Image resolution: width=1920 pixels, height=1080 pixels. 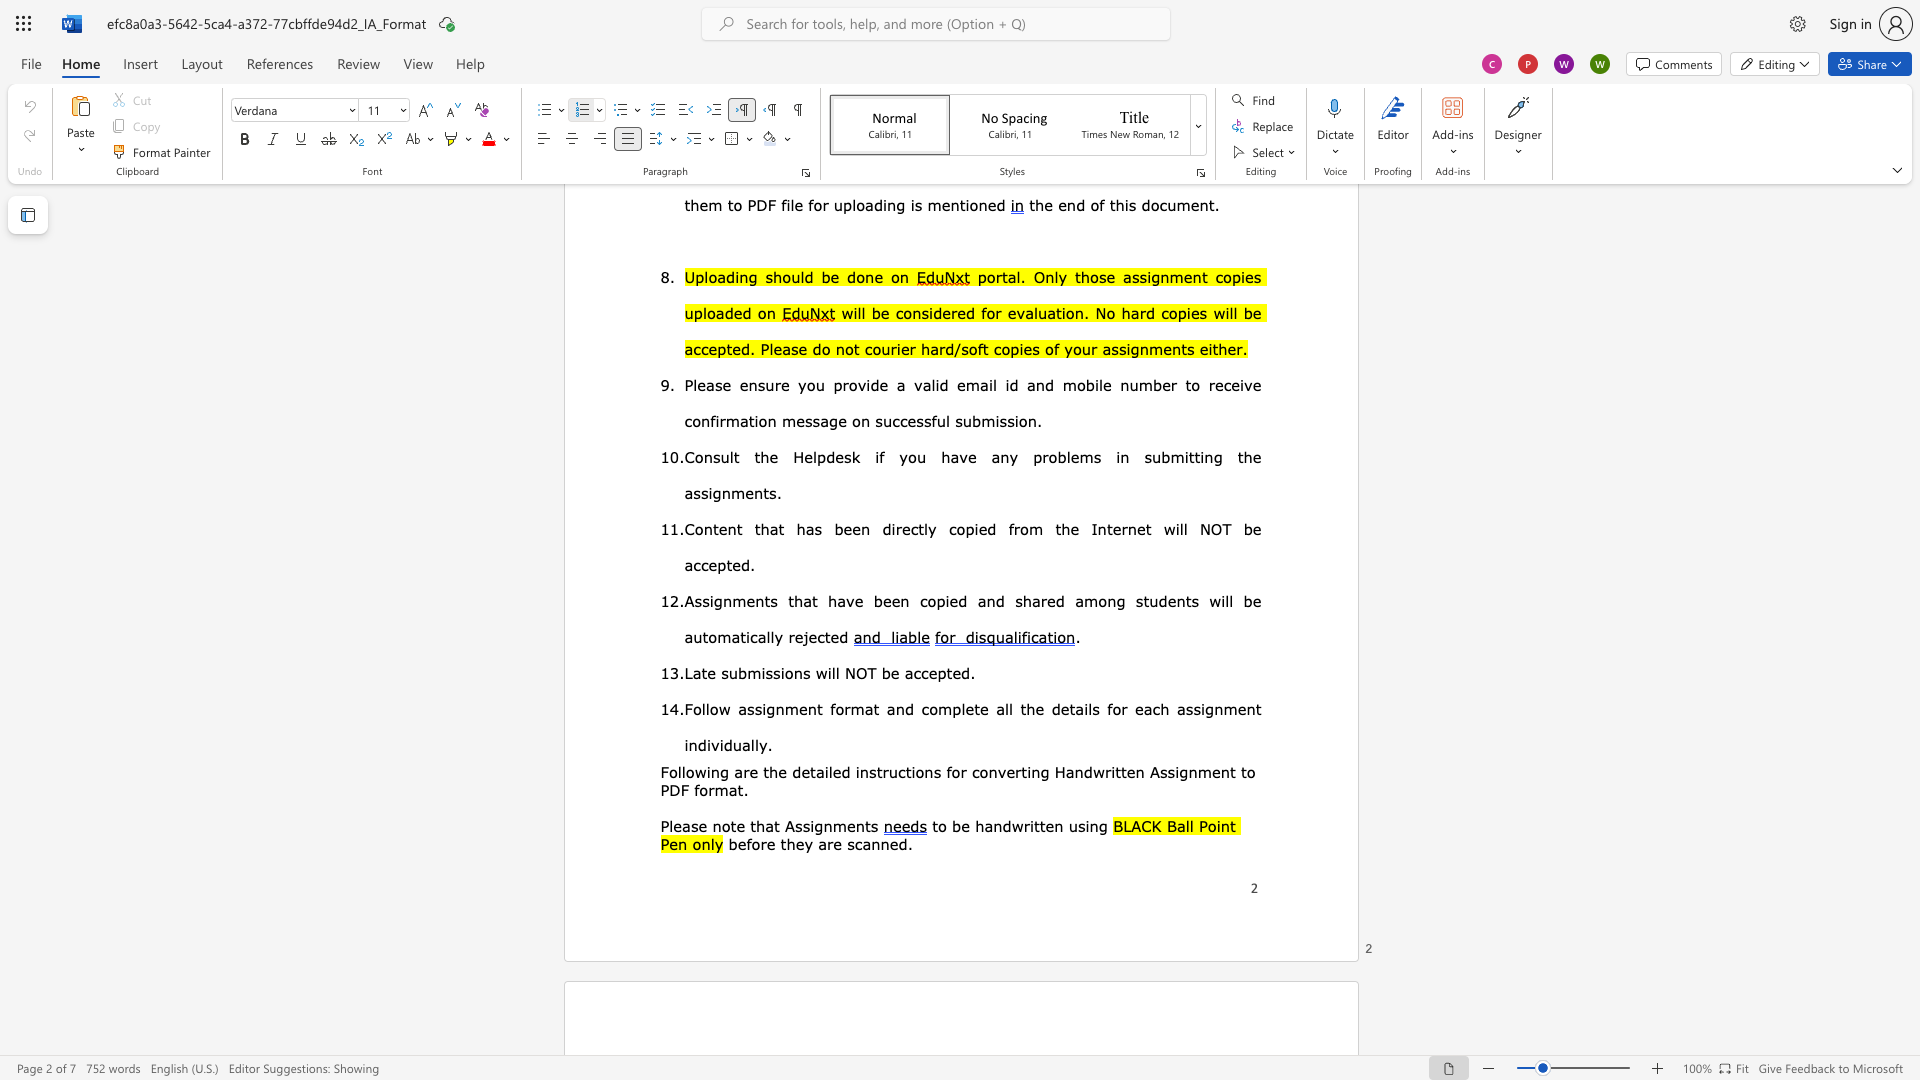 What do you see at coordinates (790, 636) in the screenshot?
I see `the 2th character "r" in the text` at bounding box center [790, 636].